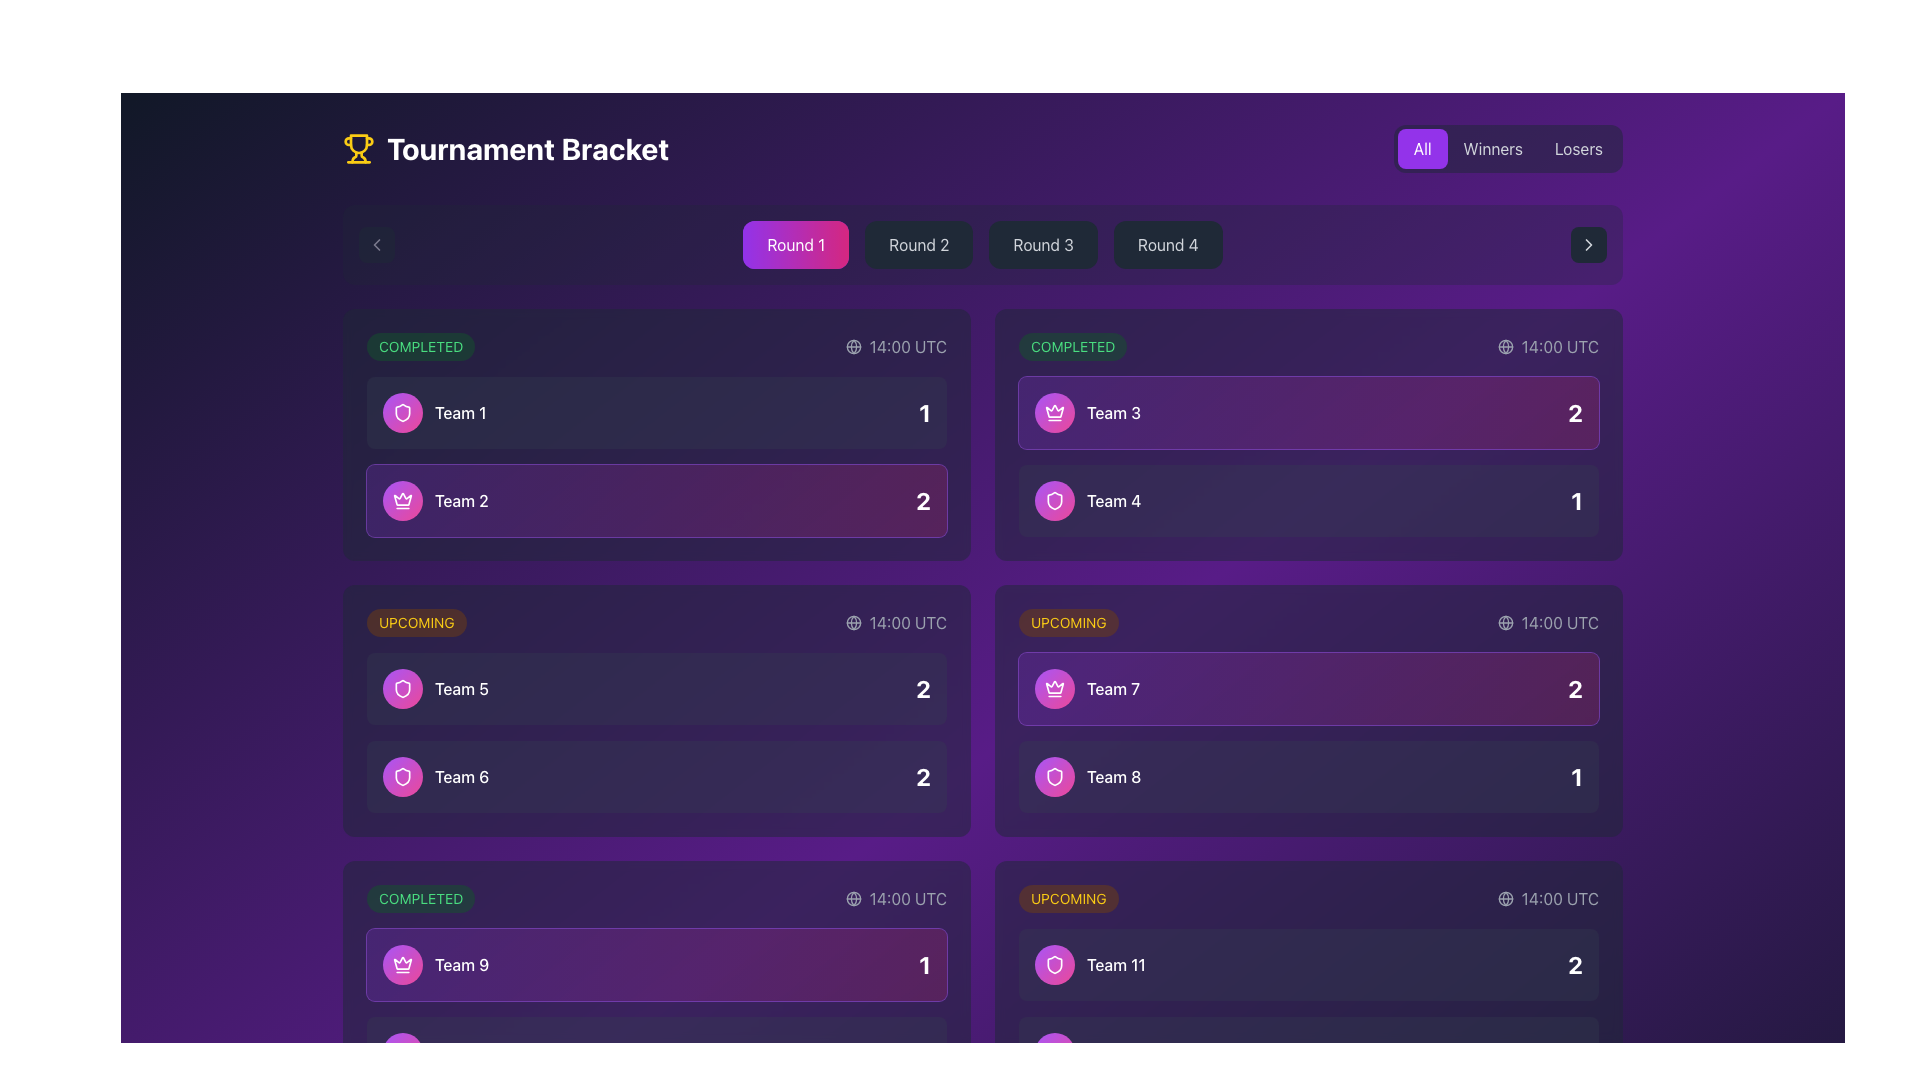  I want to click on the score display element representing one of the teams in a competitive match, located at the far-right side of the card next to the numeral '1', so click(1574, 688).